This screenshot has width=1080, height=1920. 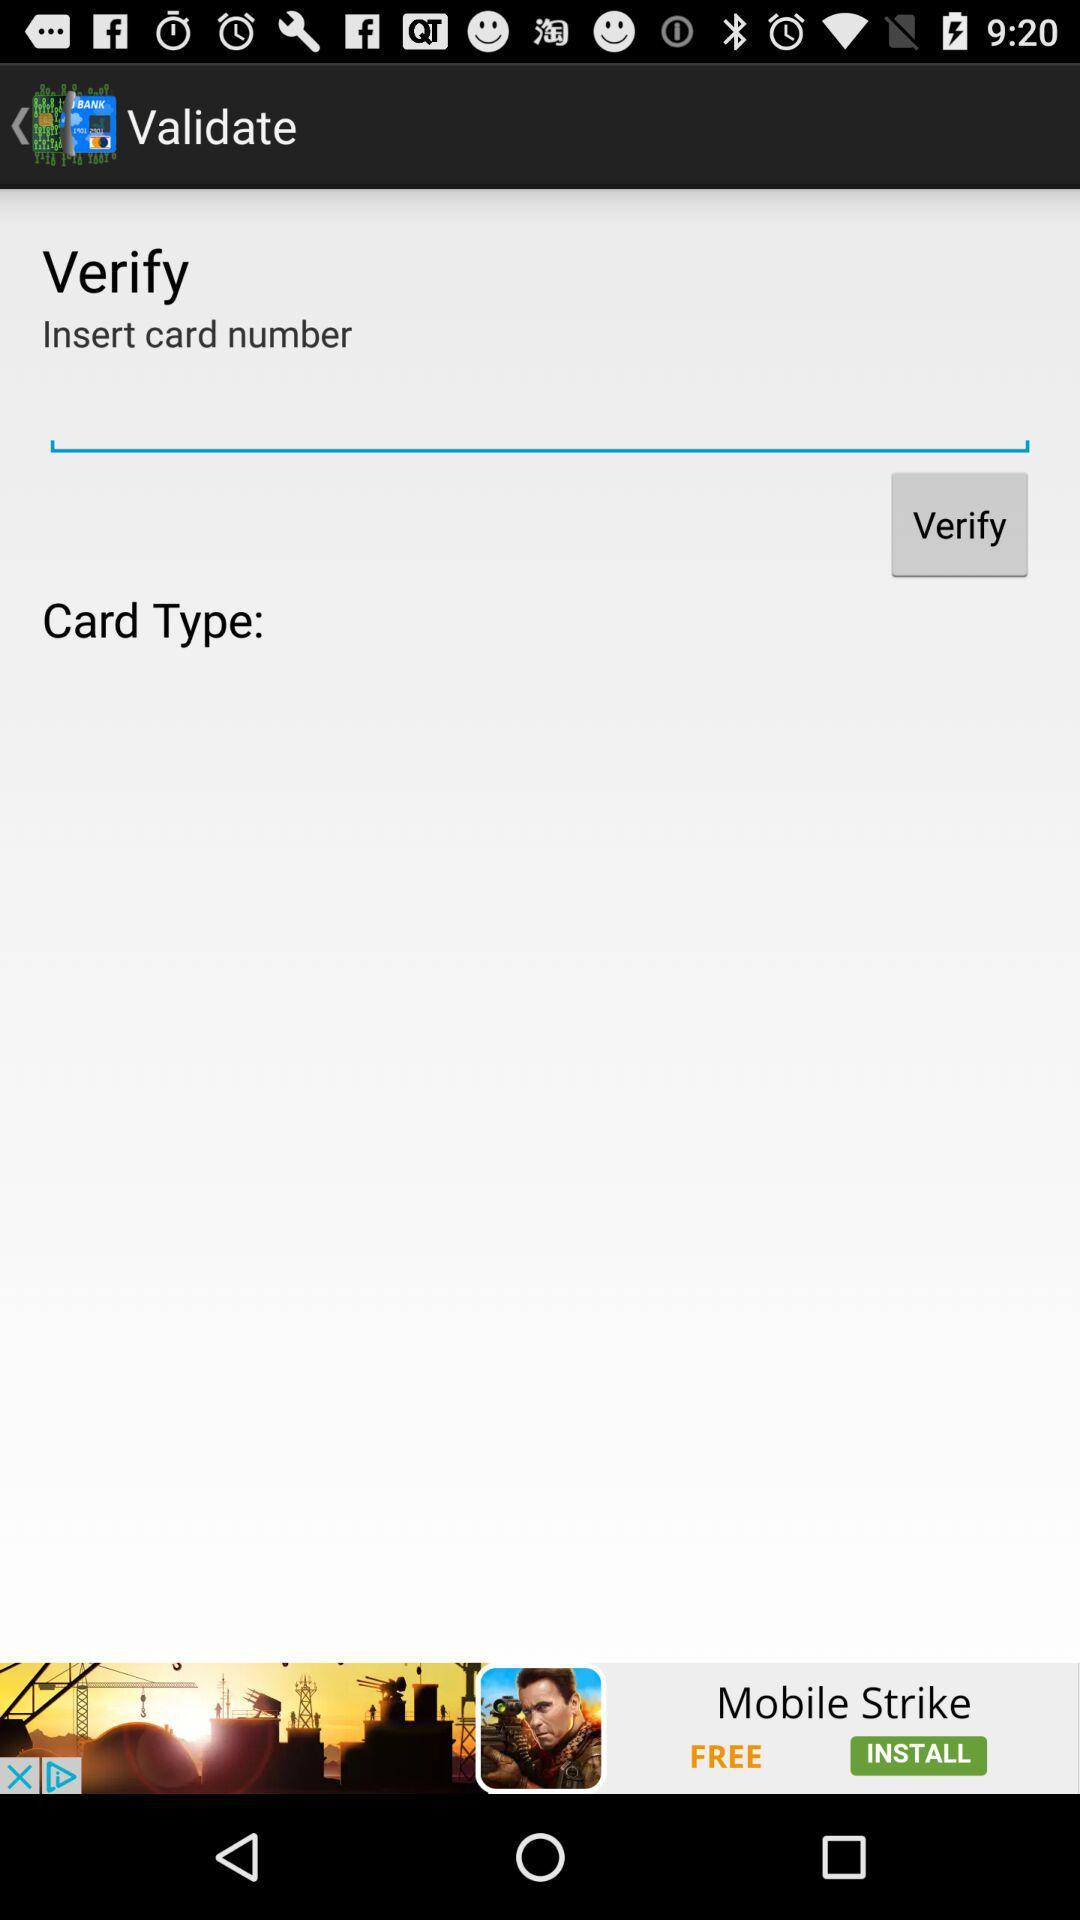 I want to click on input card number, so click(x=540, y=408).